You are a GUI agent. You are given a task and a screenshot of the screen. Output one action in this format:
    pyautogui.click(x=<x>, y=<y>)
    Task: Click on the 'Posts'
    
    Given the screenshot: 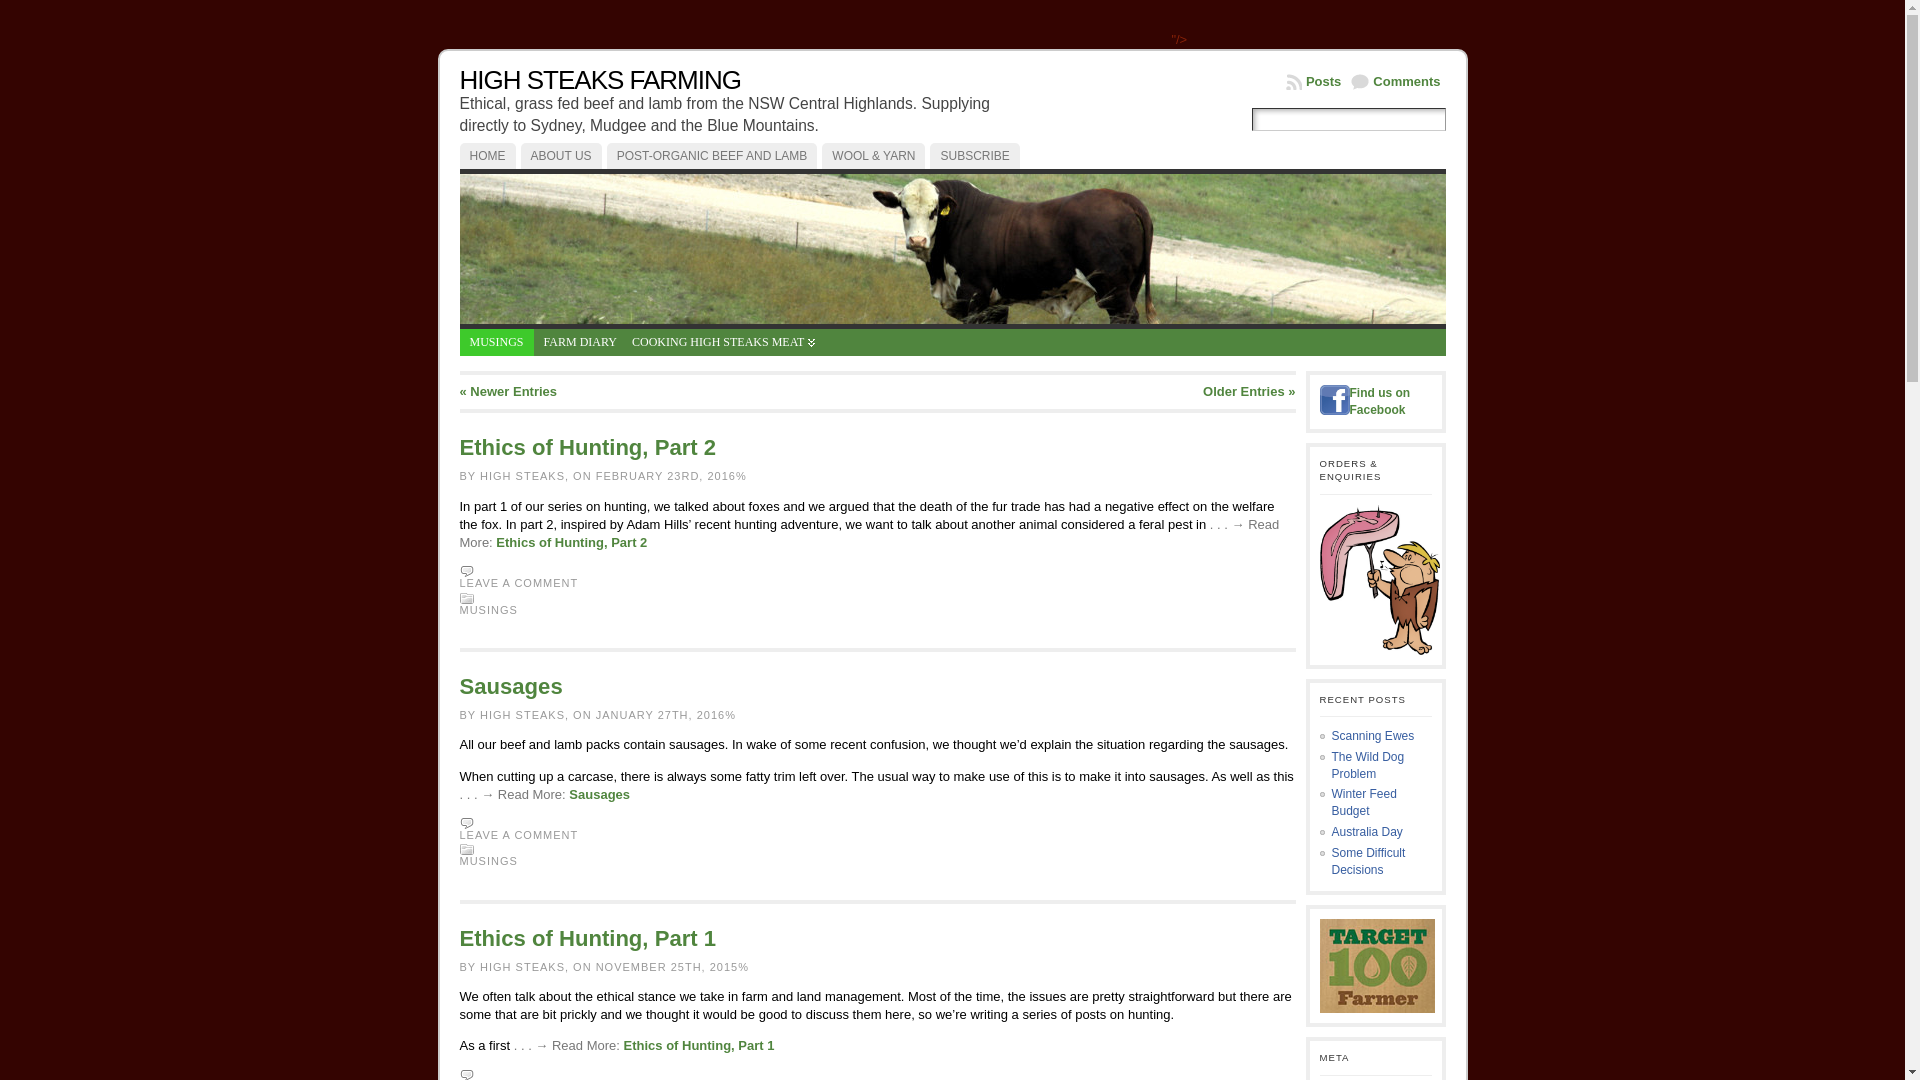 What is the action you would take?
    pyautogui.click(x=1313, y=80)
    